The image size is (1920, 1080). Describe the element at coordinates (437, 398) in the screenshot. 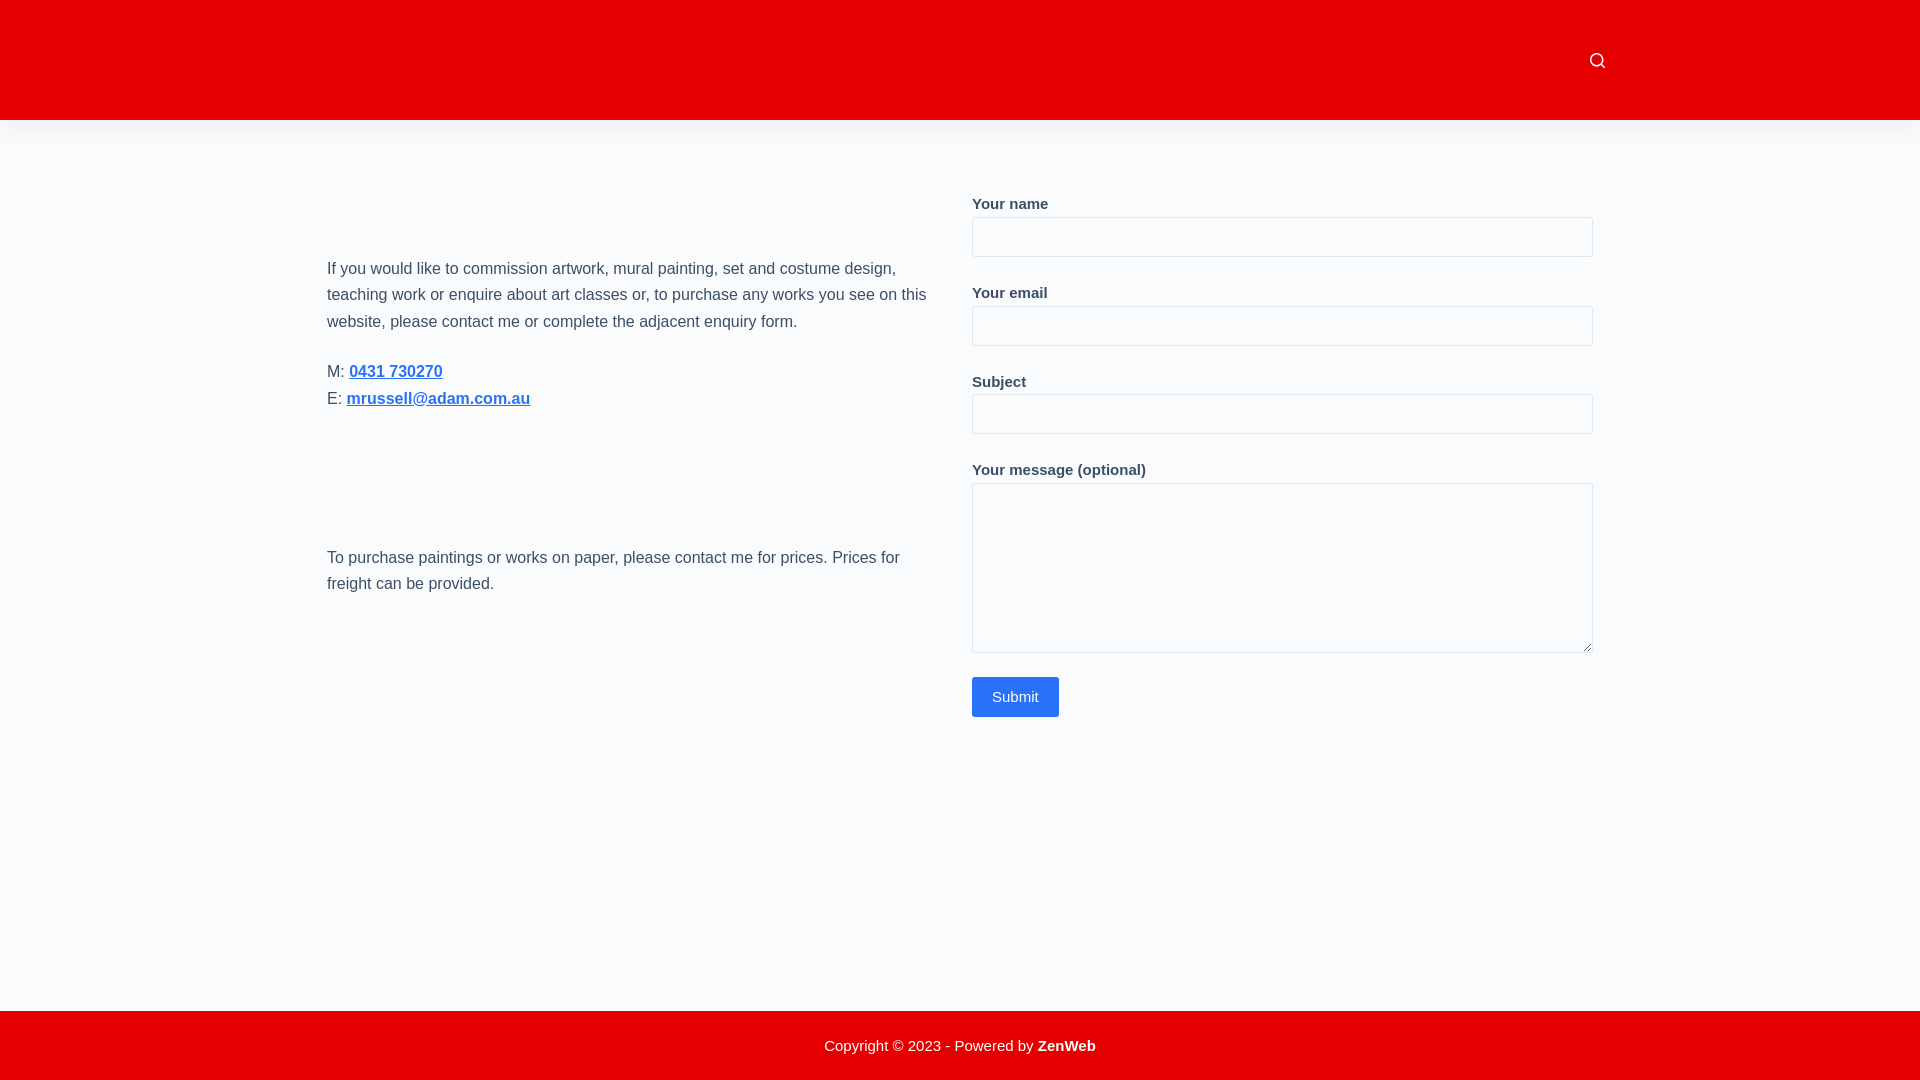

I see `'mrussell@adam.com.au'` at that location.